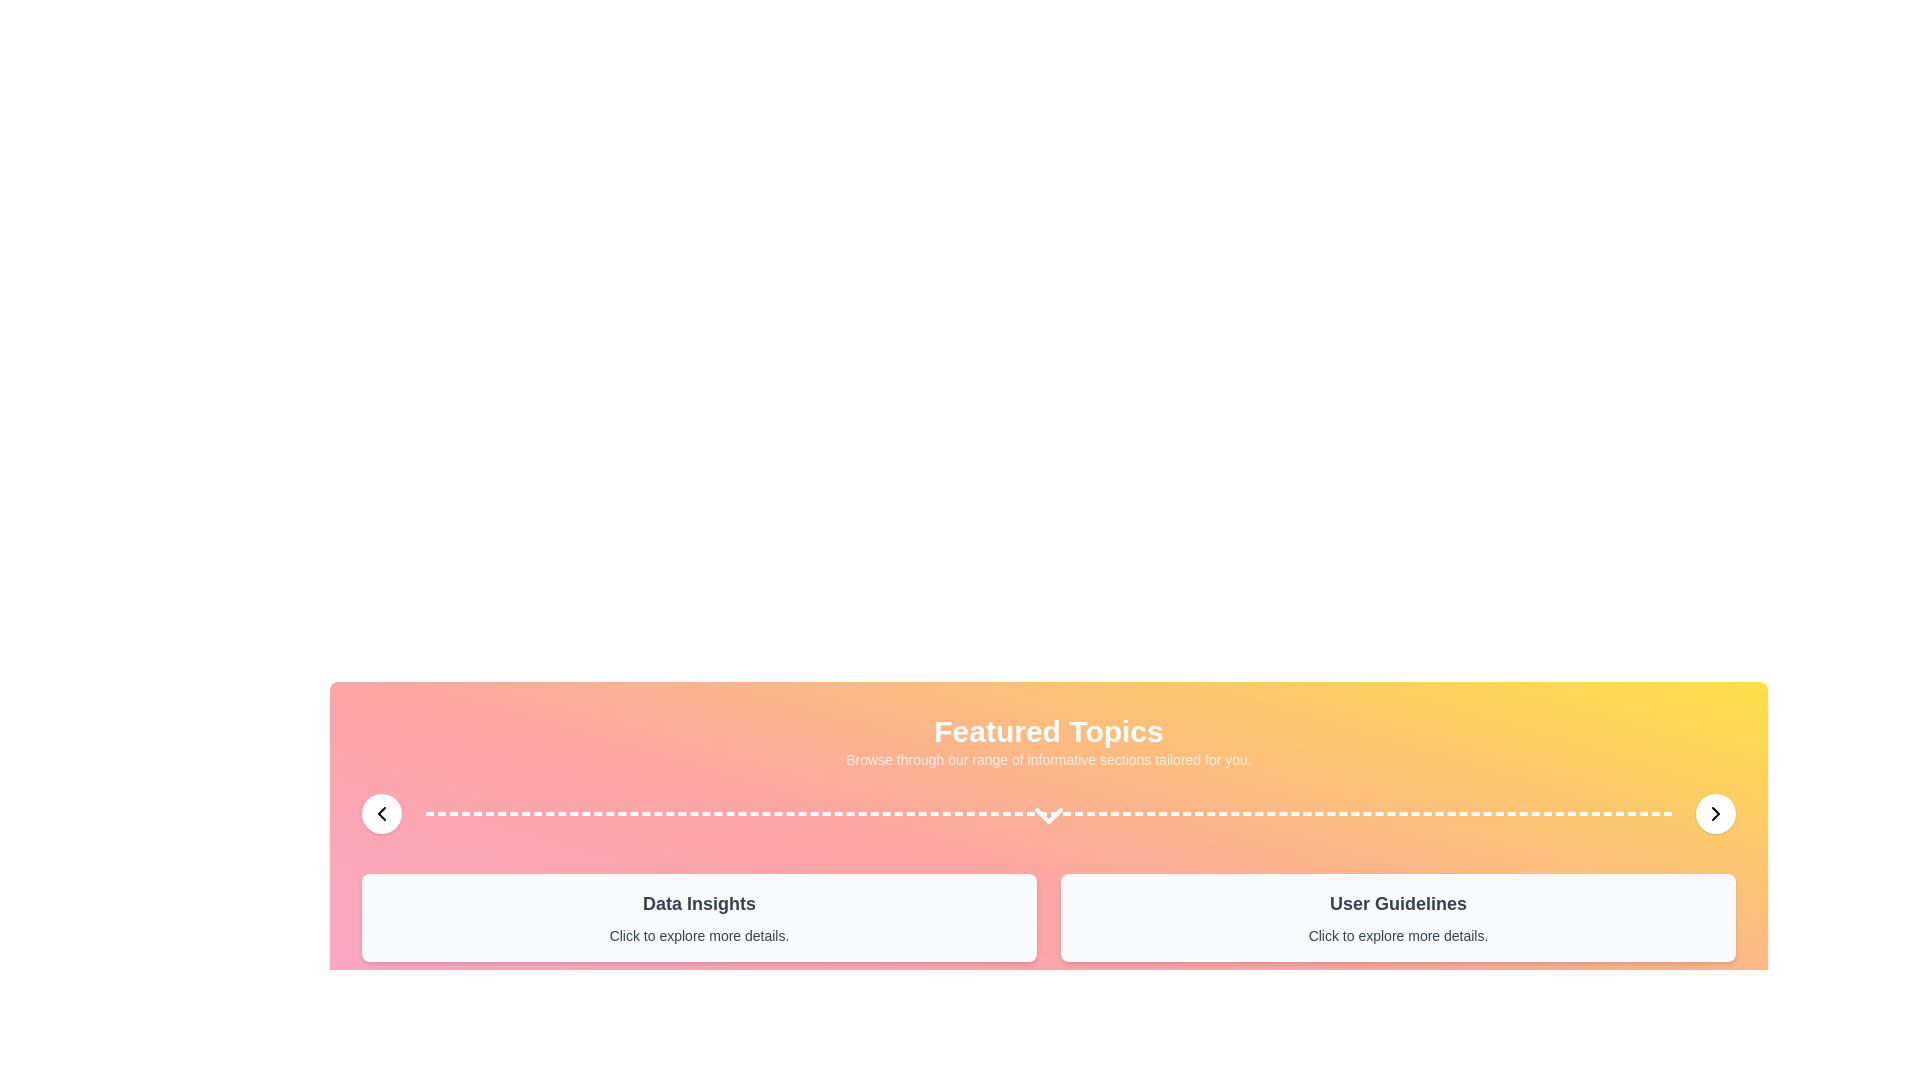 This screenshot has width=1920, height=1080. I want to click on the circular button with a white background and a black rightward arrow icon, so click(1715, 813).